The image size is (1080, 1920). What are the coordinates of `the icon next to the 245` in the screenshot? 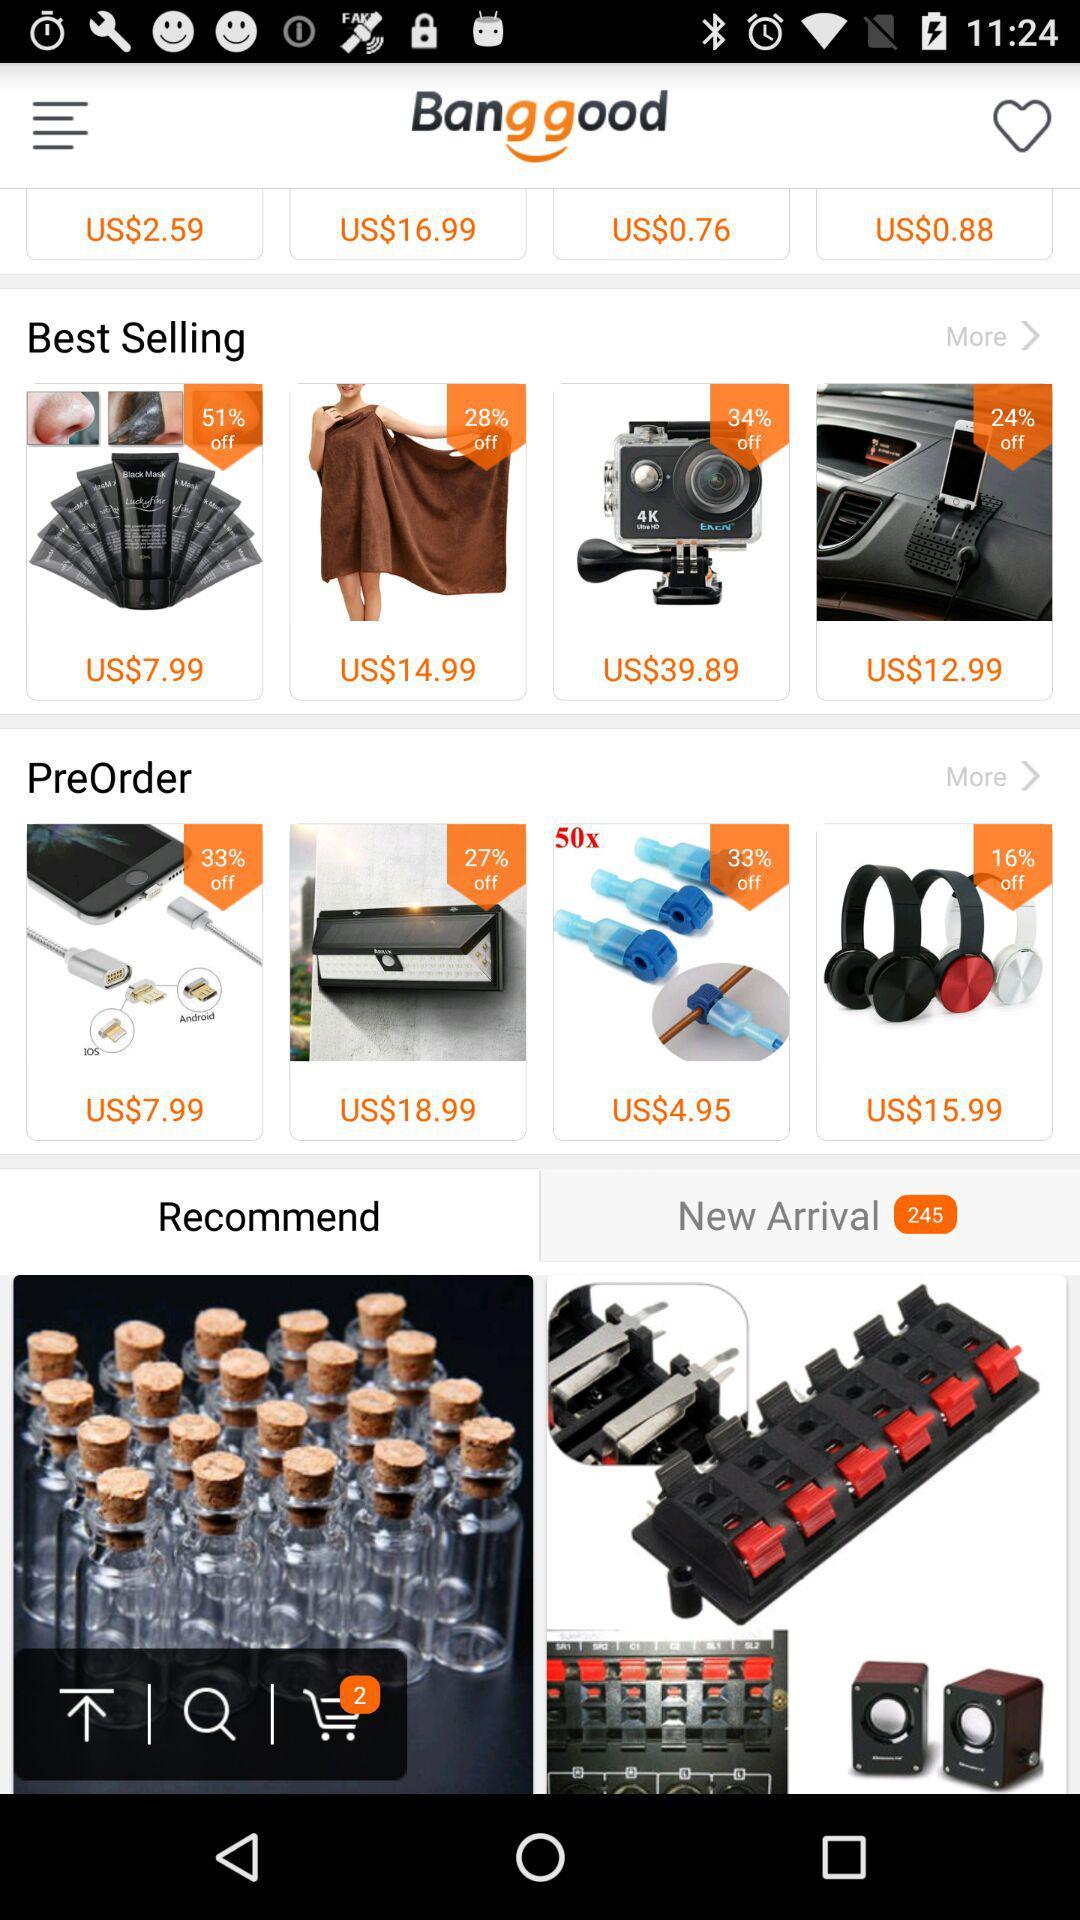 It's located at (777, 1213).